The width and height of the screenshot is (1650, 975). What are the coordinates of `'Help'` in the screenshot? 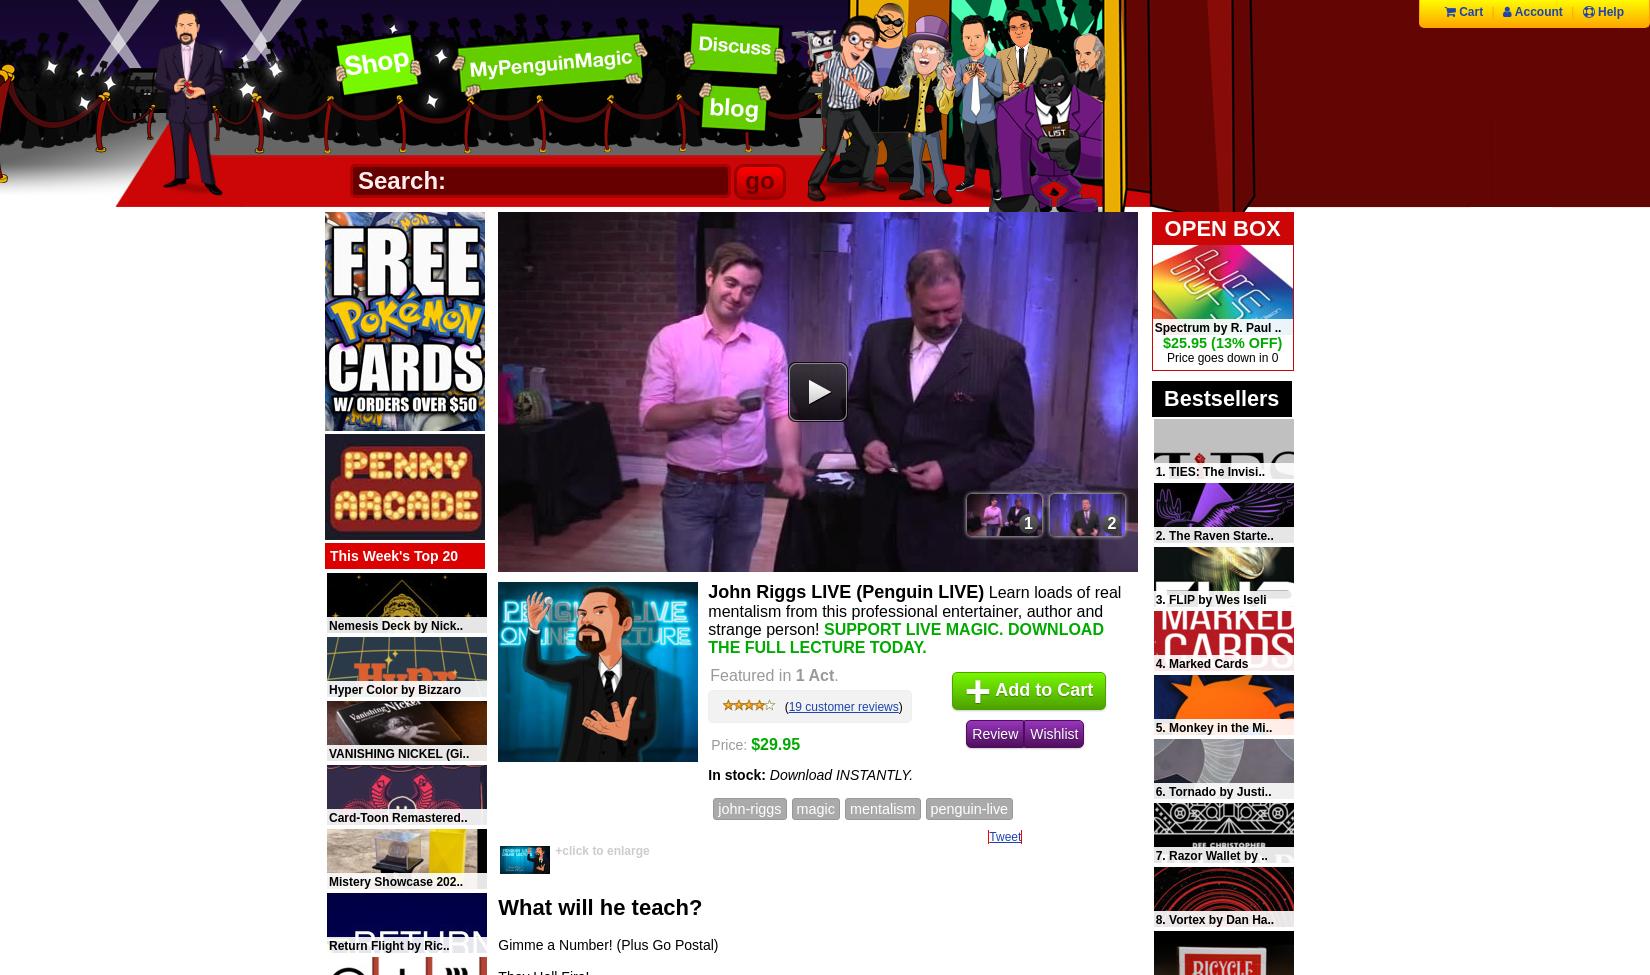 It's located at (1608, 11).